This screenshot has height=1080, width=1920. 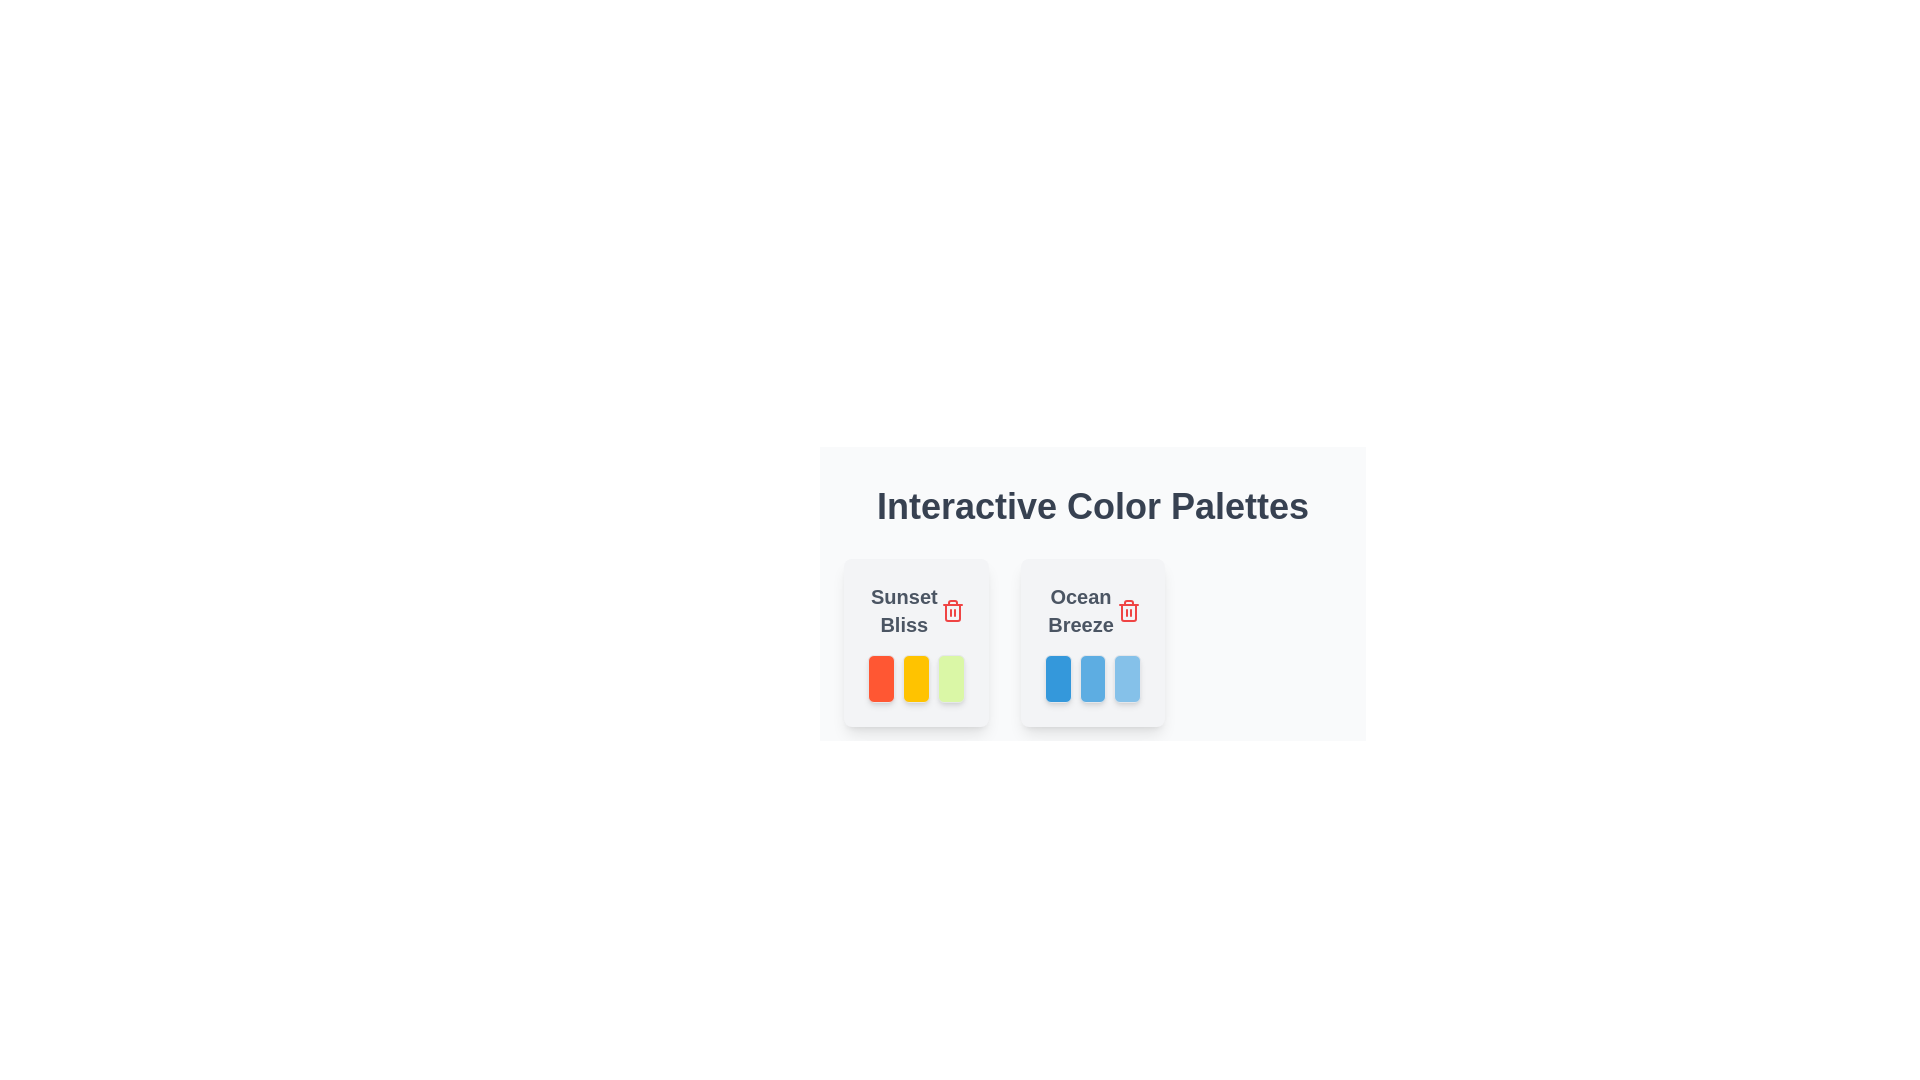 What do you see at coordinates (1056, 677) in the screenshot?
I see `the first blue color swatch in the 'Ocean Breeze' palette section` at bounding box center [1056, 677].